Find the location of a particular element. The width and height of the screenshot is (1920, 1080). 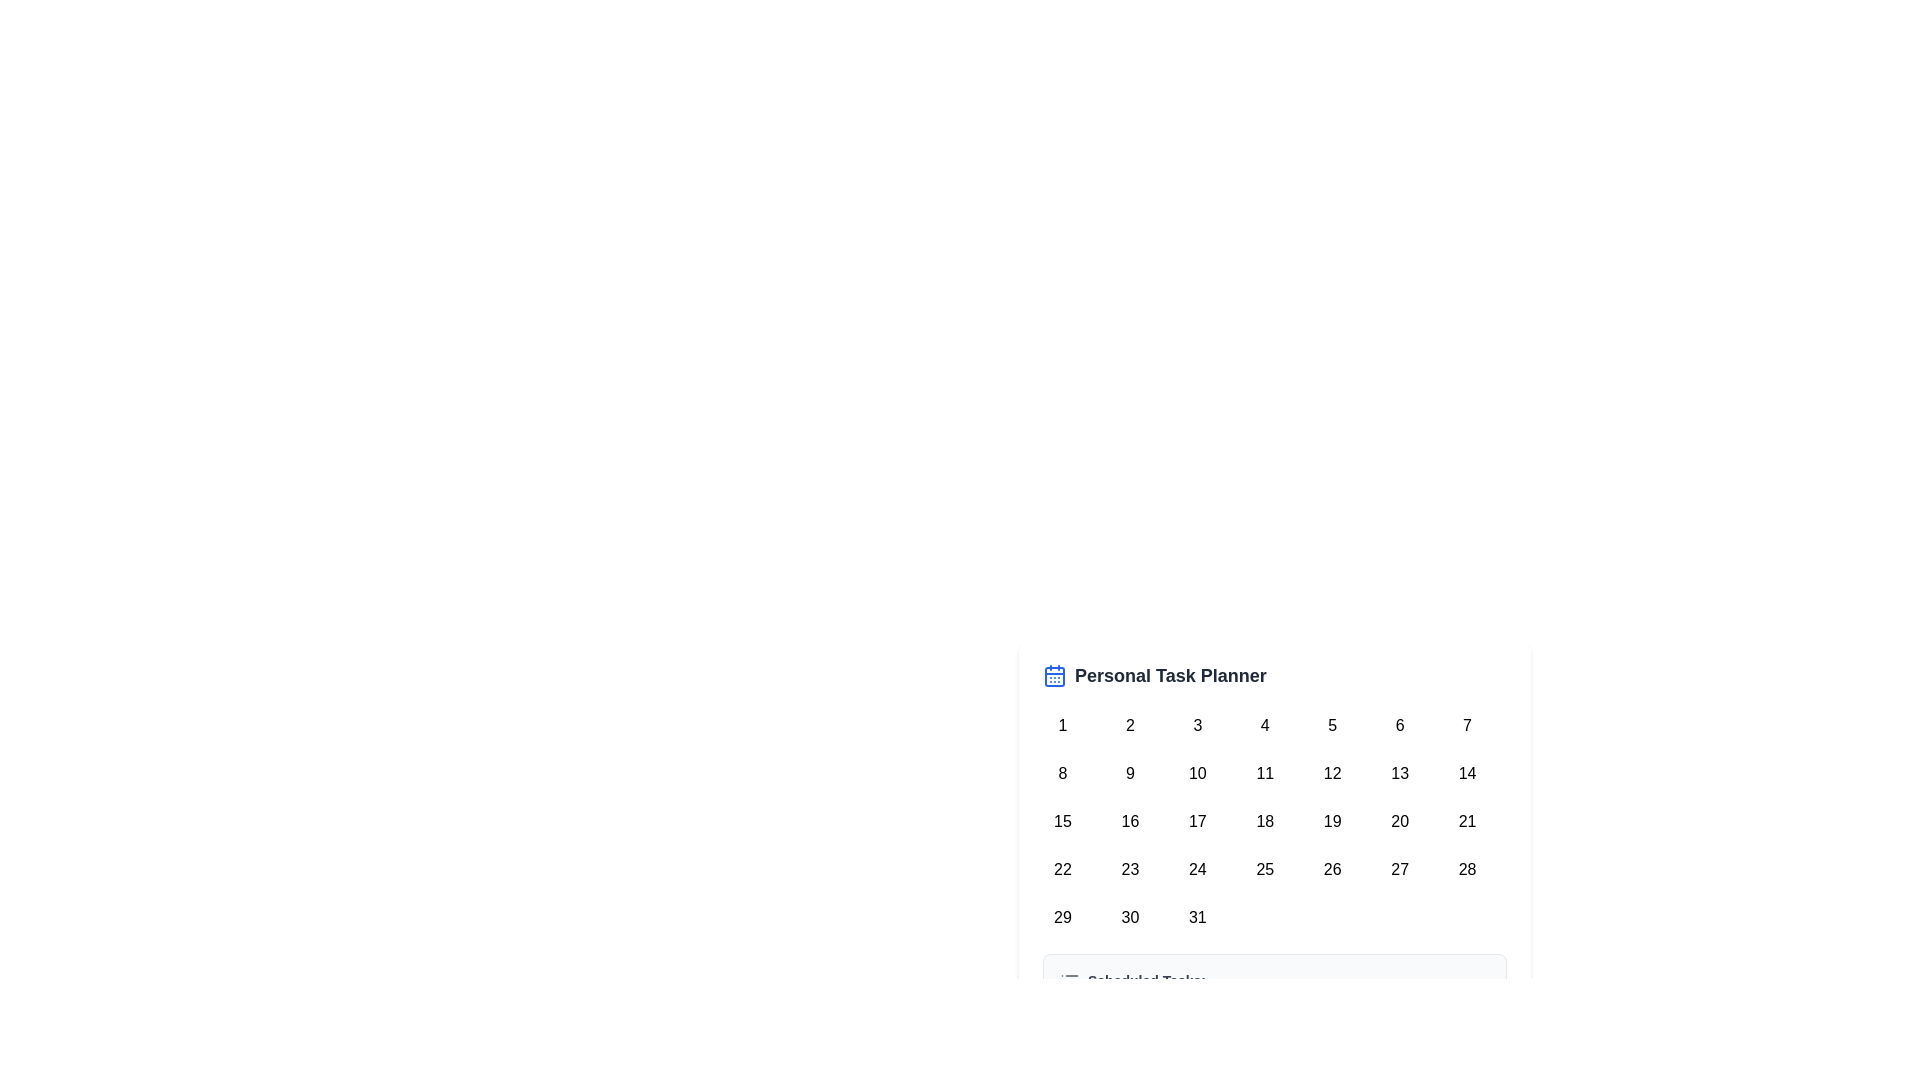

the selectable button labeled '16' in the calendar grid located in the 'Personal Task Planner' section is located at coordinates (1130, 821).